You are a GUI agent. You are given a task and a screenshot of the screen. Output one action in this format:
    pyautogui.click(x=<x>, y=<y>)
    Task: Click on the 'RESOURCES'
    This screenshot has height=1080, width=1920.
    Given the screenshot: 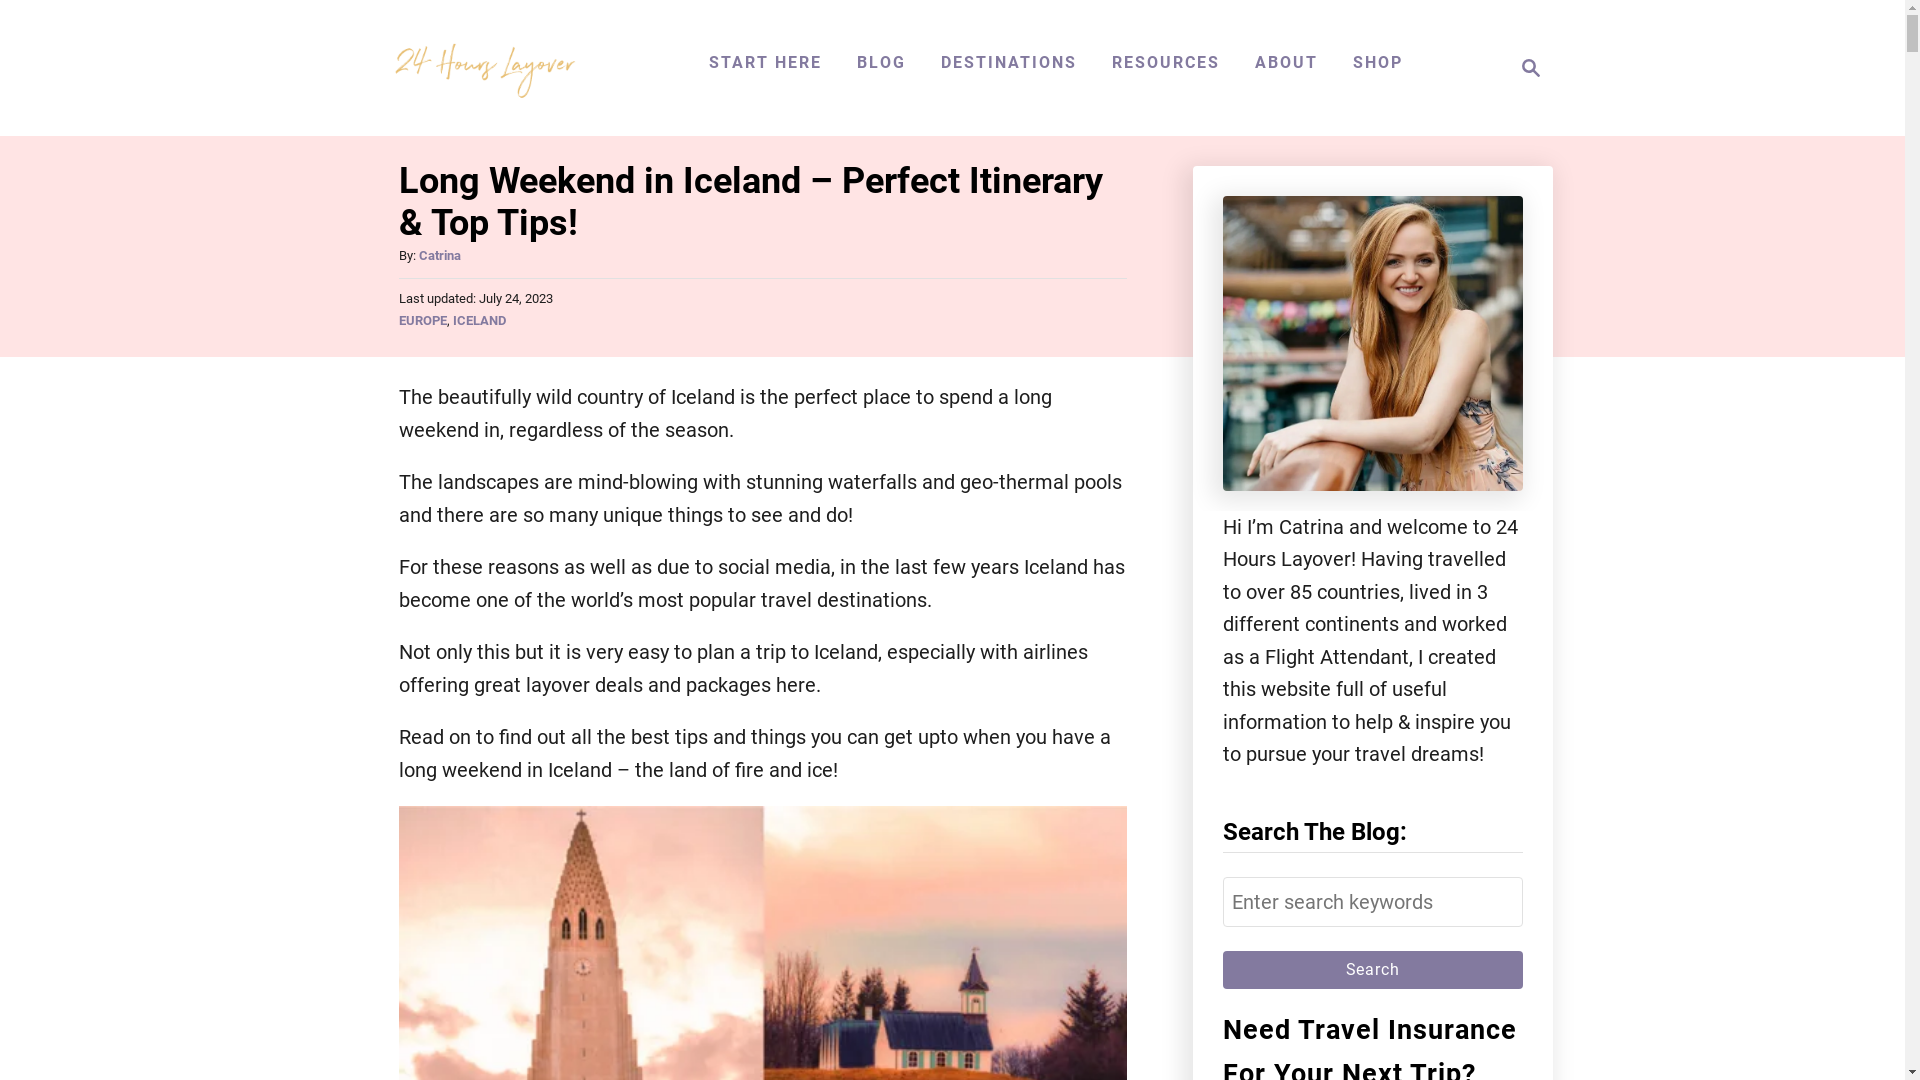 What is the action you would take?
    pyautogui.click(x=1166, y=61)
    